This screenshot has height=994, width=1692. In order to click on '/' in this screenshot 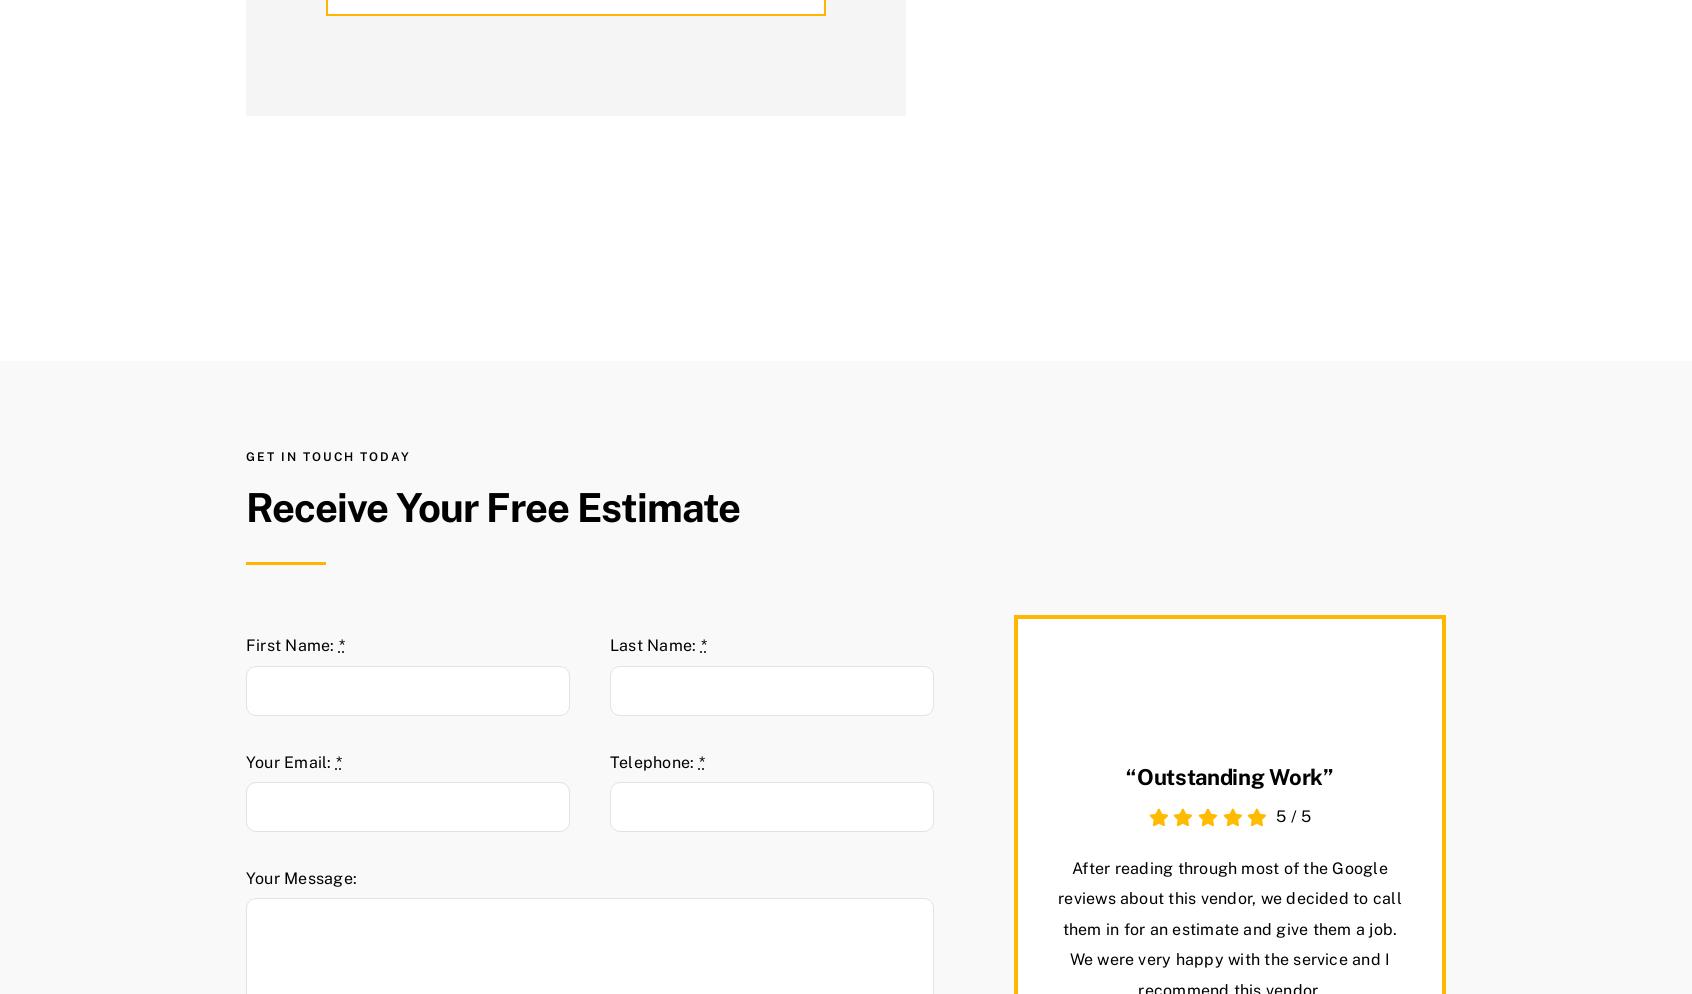, I will do `click(1292, 816)`.